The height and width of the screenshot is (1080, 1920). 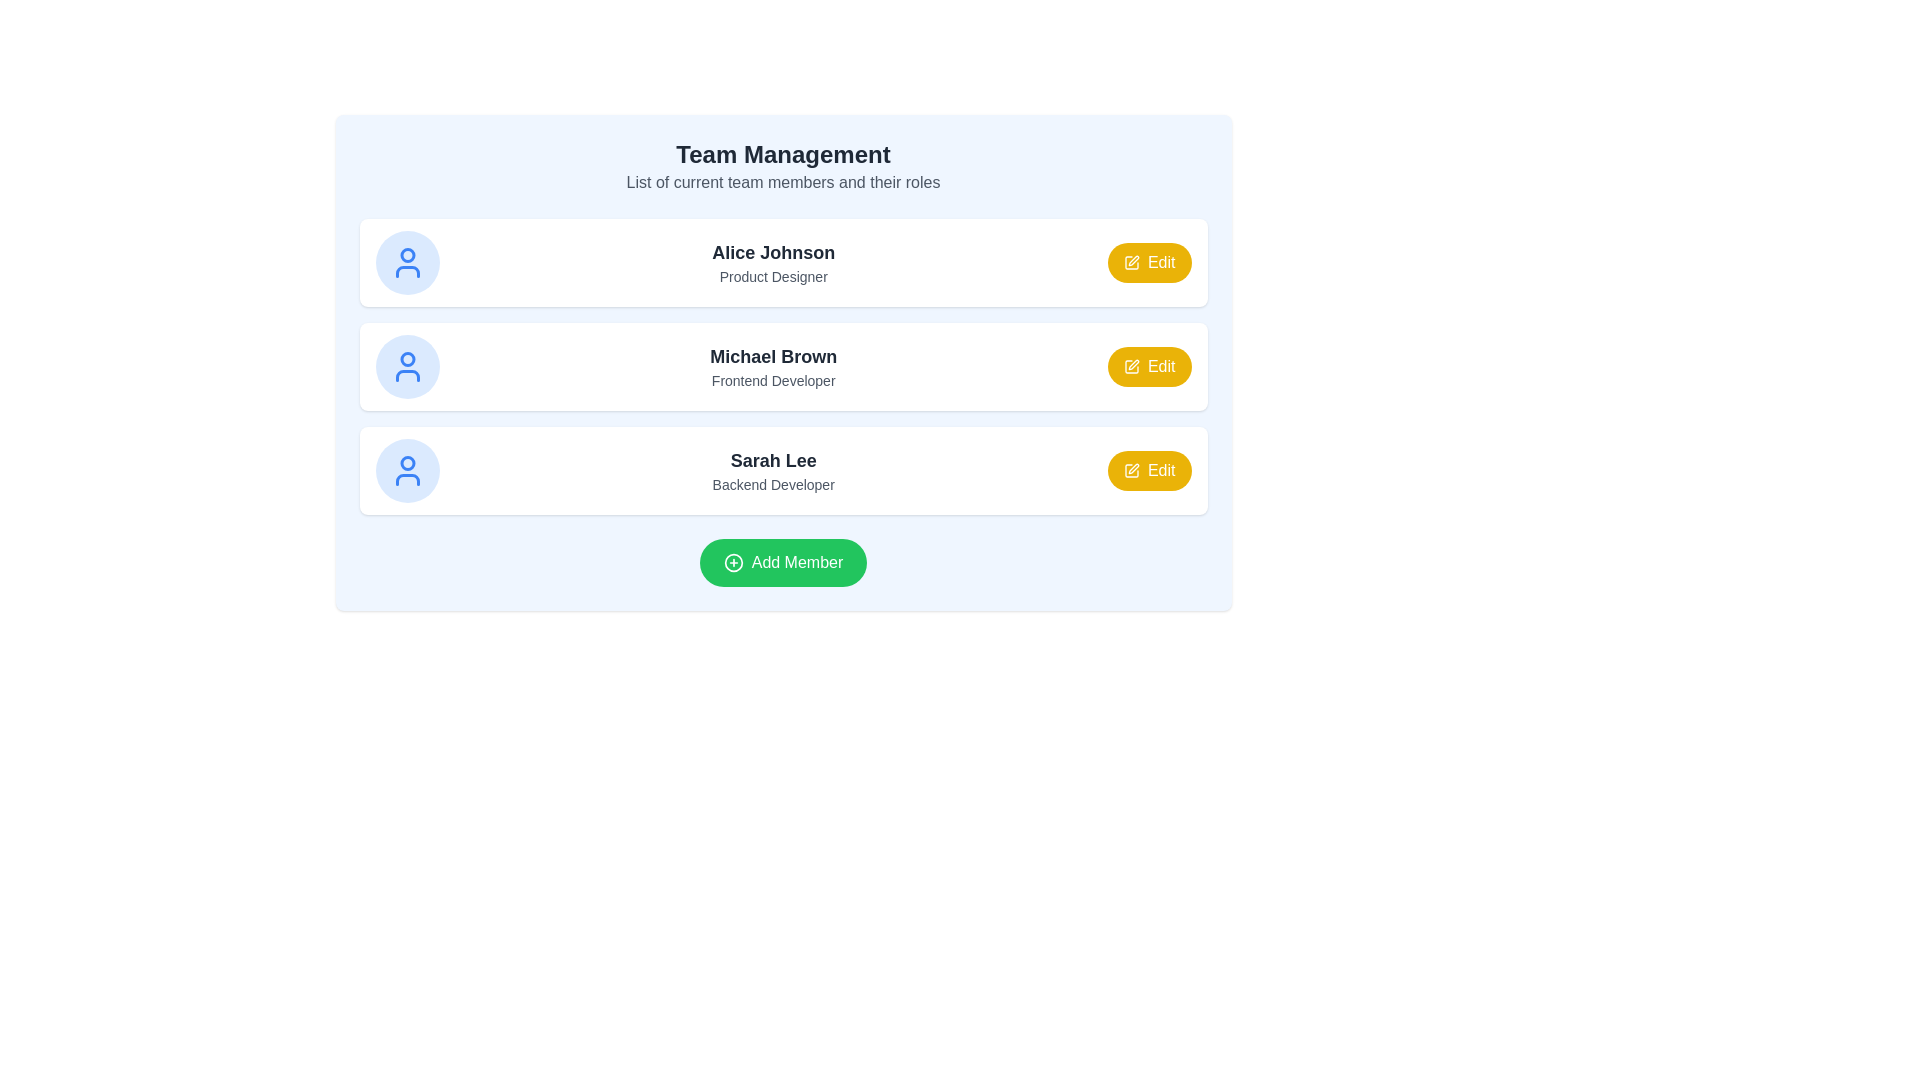 I want to click on the text label displaying 'Michael Brown', which is positioned in the second row of the 'Team Management' list, to the right of a user avatar and left of the 'Edit' button, so click(x=772, y=366).